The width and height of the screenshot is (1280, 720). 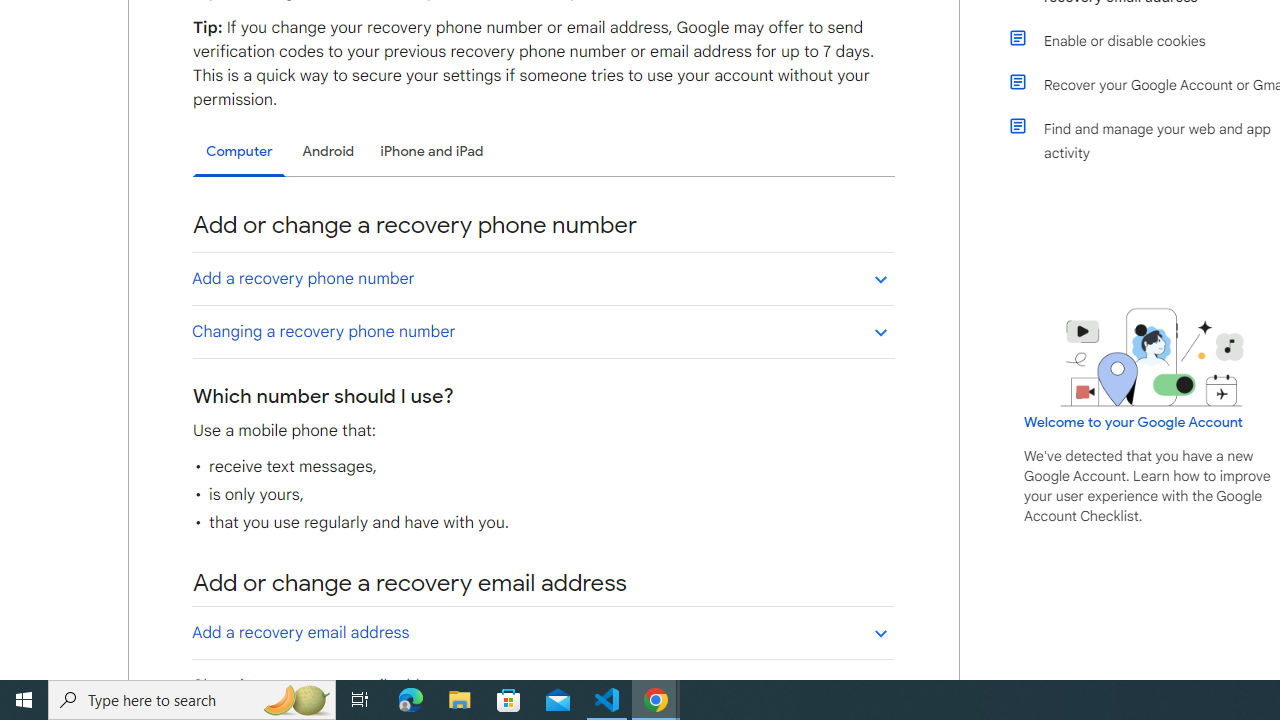 I want to click on 'Changing a recovery phone number', so click(x=542, y=330).